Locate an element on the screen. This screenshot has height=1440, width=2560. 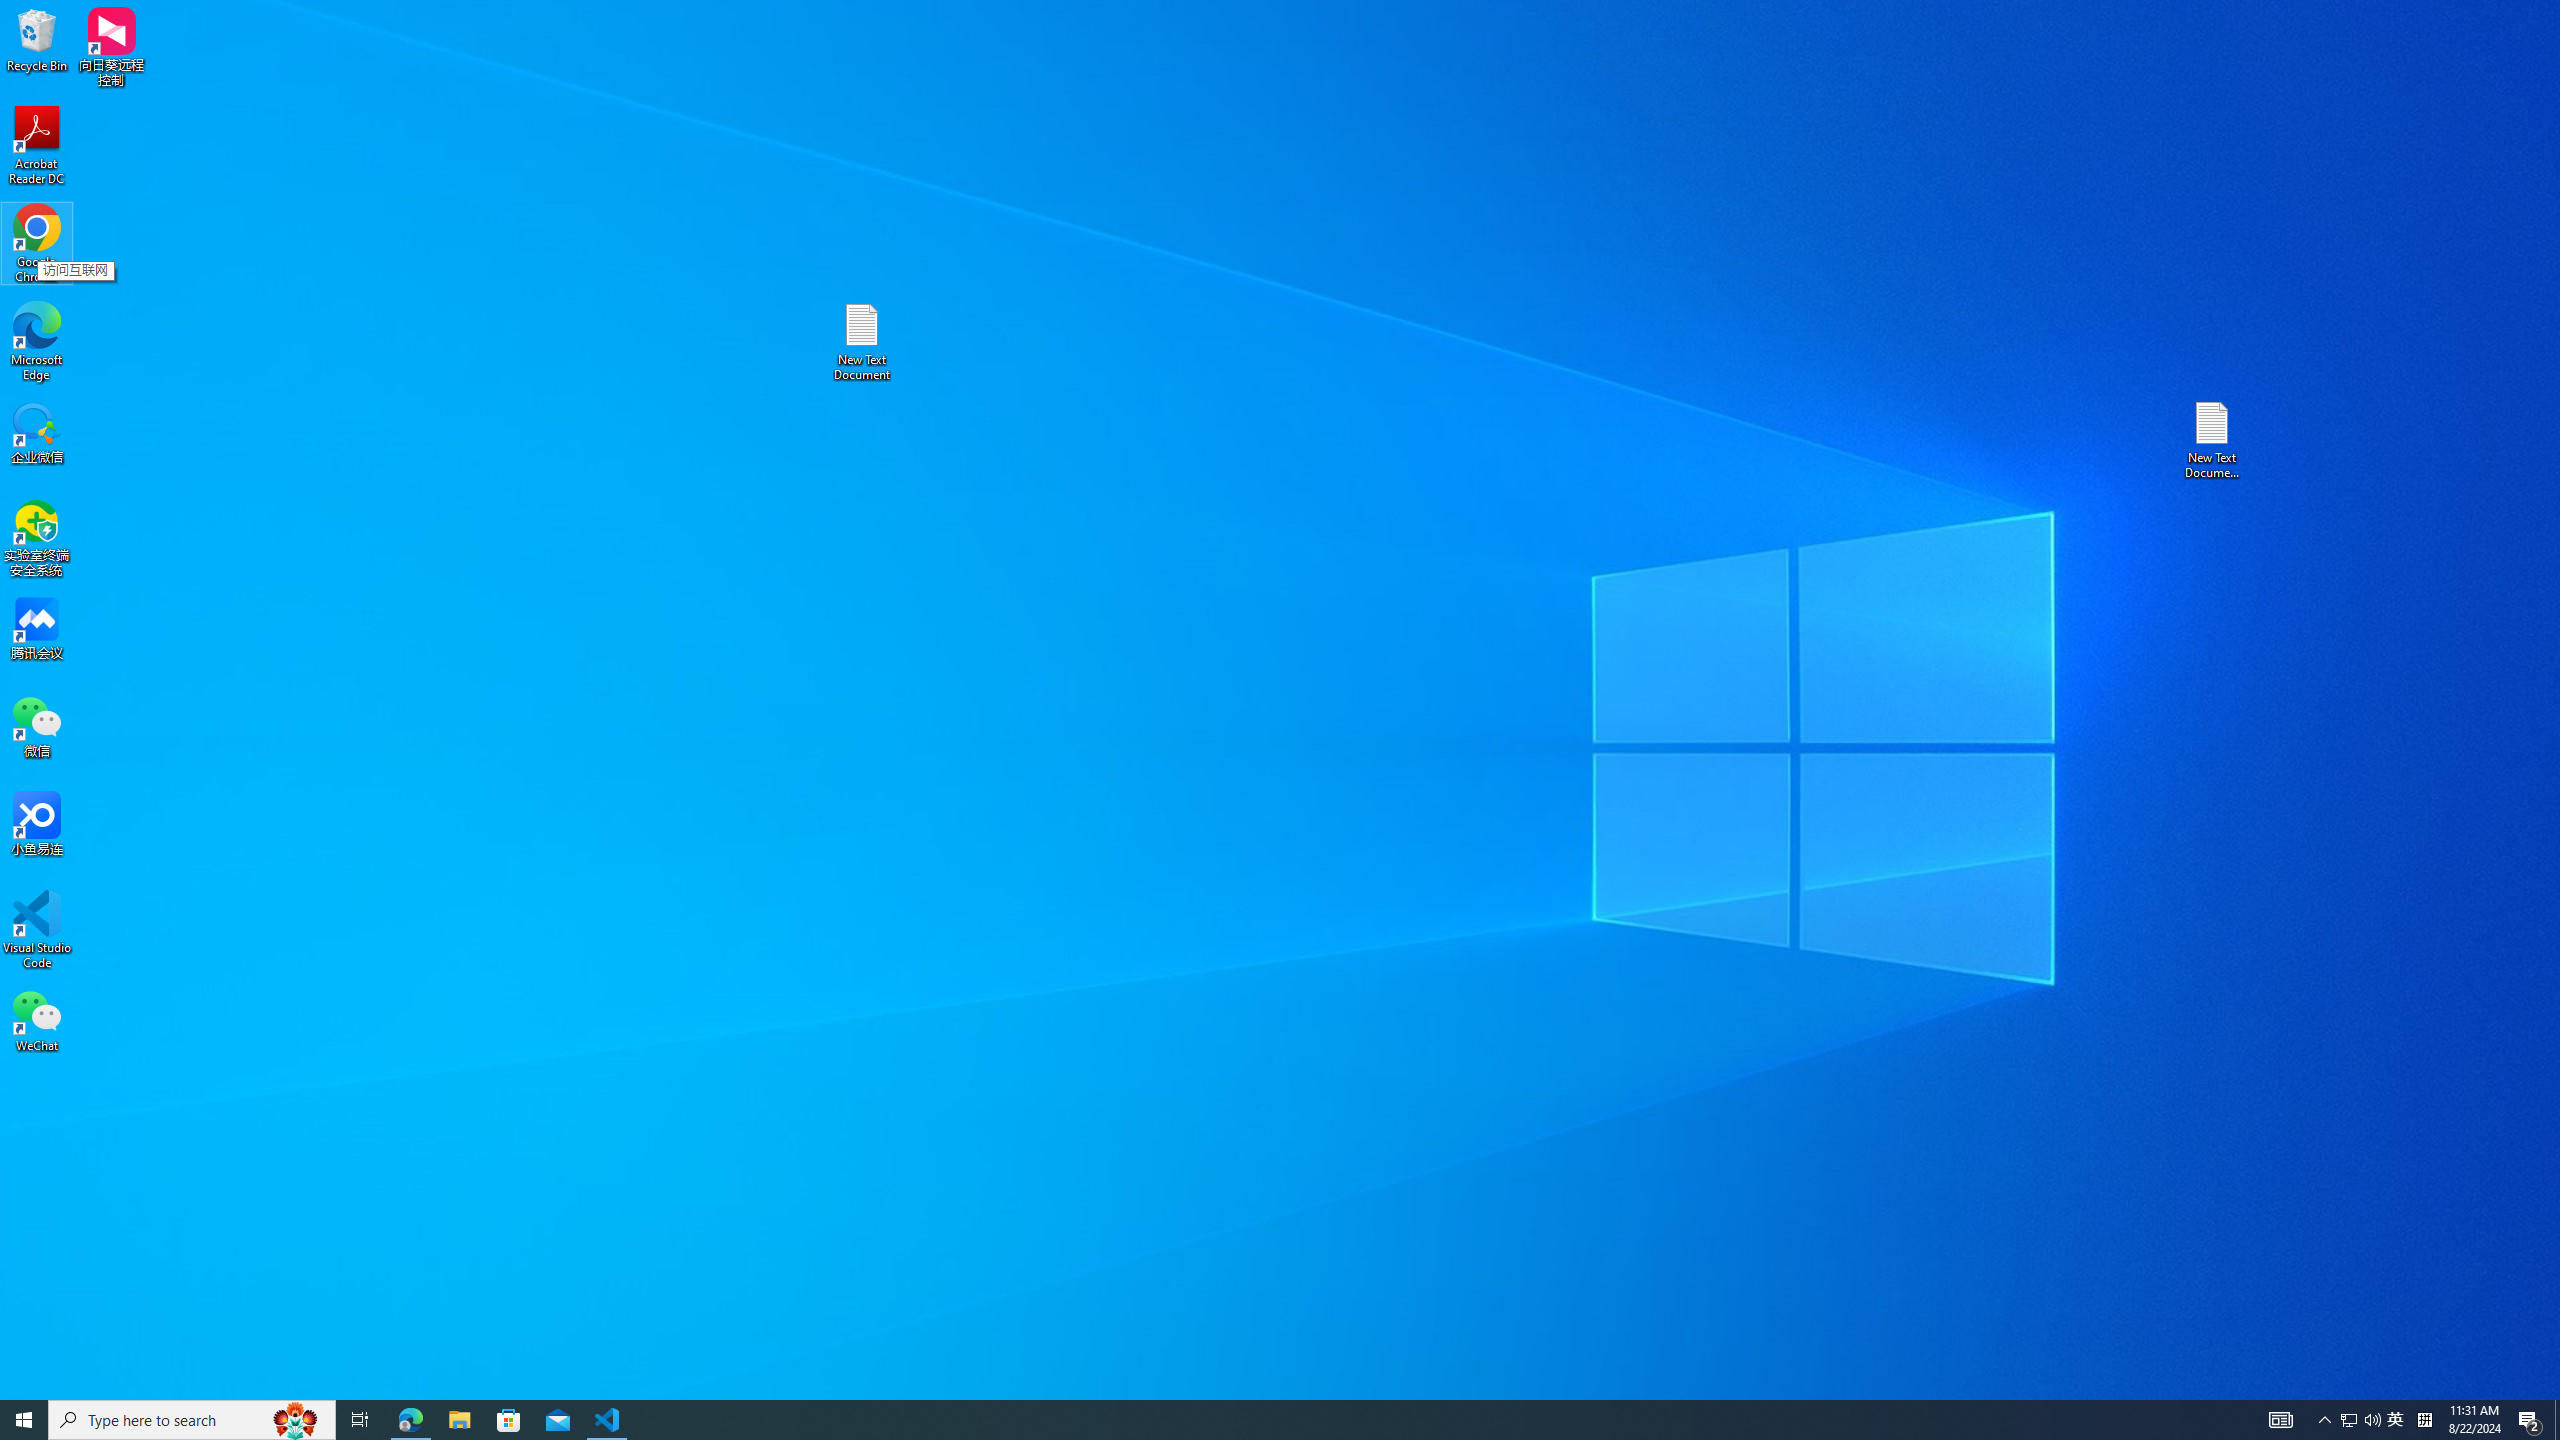
'WeChat' is located at coordinates (36, 1019).